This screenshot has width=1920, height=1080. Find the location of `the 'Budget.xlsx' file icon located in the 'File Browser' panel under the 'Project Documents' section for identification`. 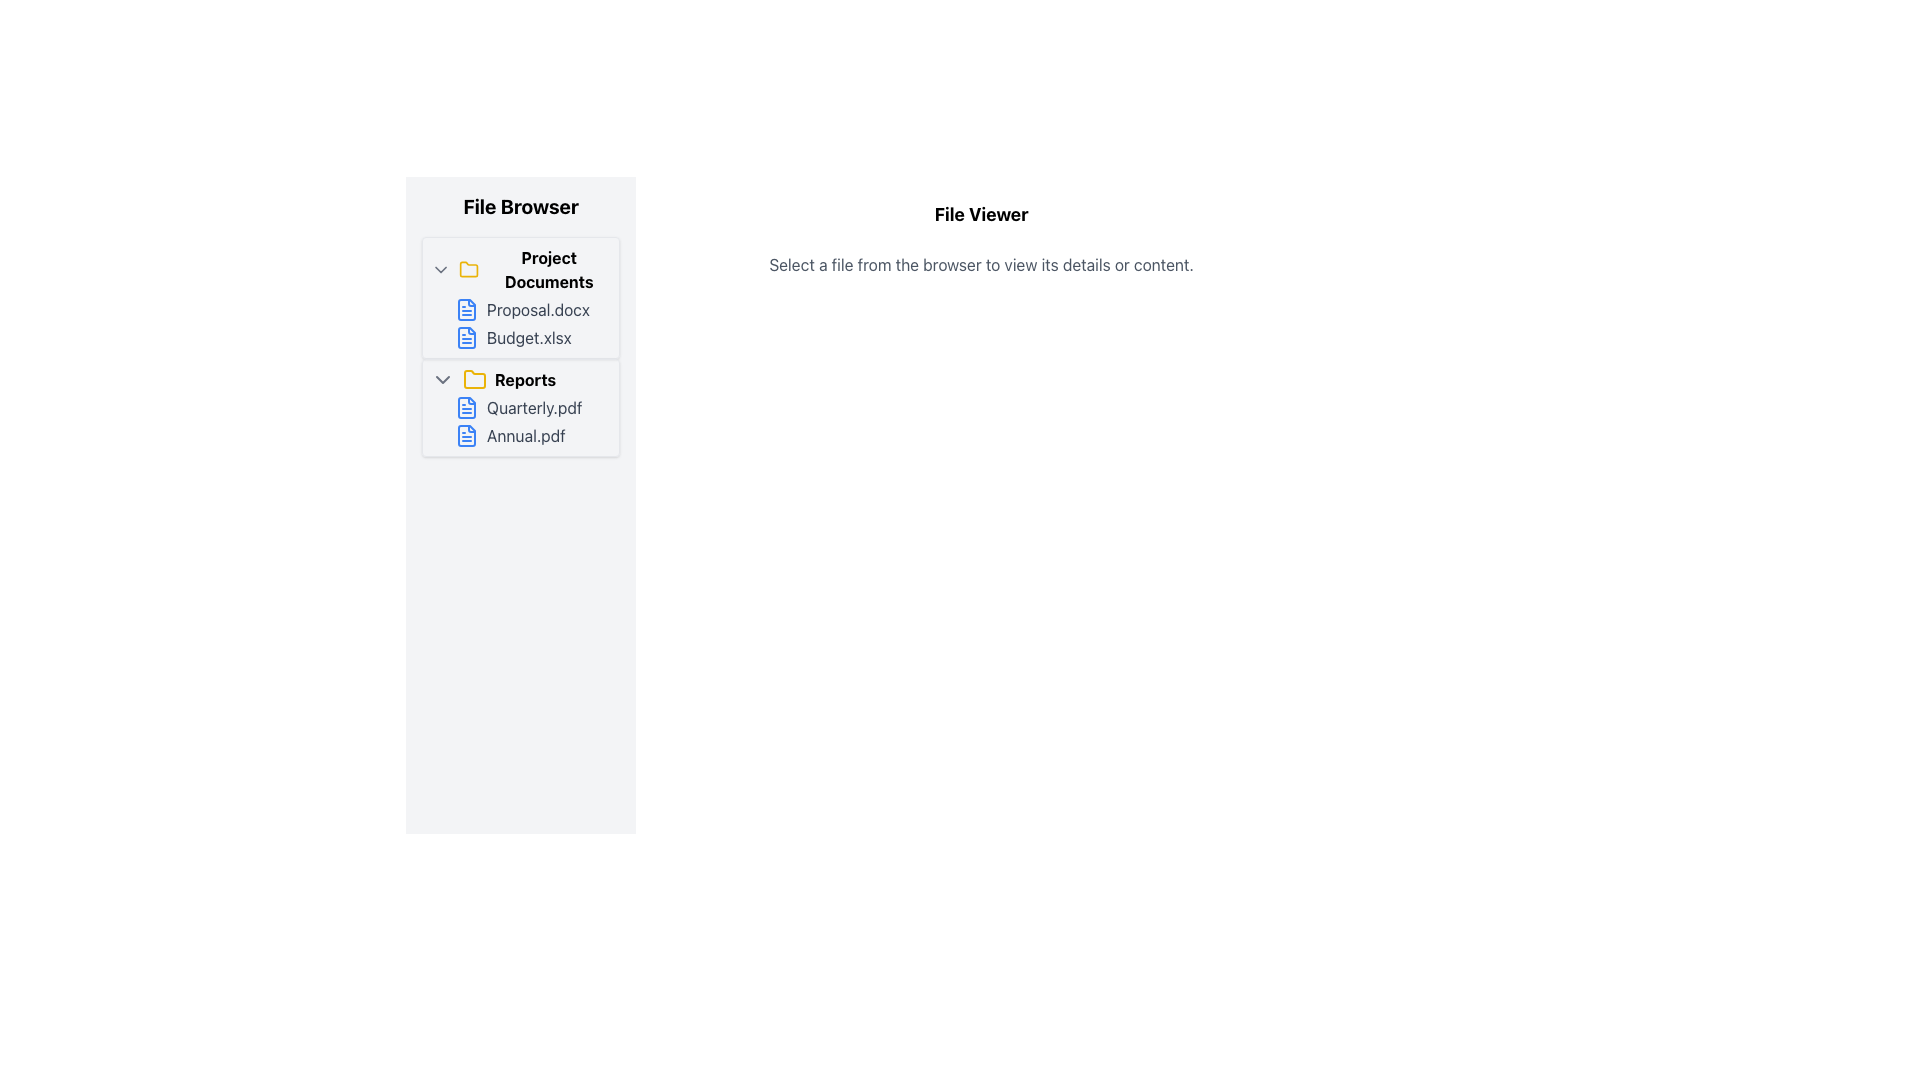

the 'Budget.xlsx' file icon located in the 'File Browser' panel under the 'Project Documents' section for identification is located at coordinates (465, 337).